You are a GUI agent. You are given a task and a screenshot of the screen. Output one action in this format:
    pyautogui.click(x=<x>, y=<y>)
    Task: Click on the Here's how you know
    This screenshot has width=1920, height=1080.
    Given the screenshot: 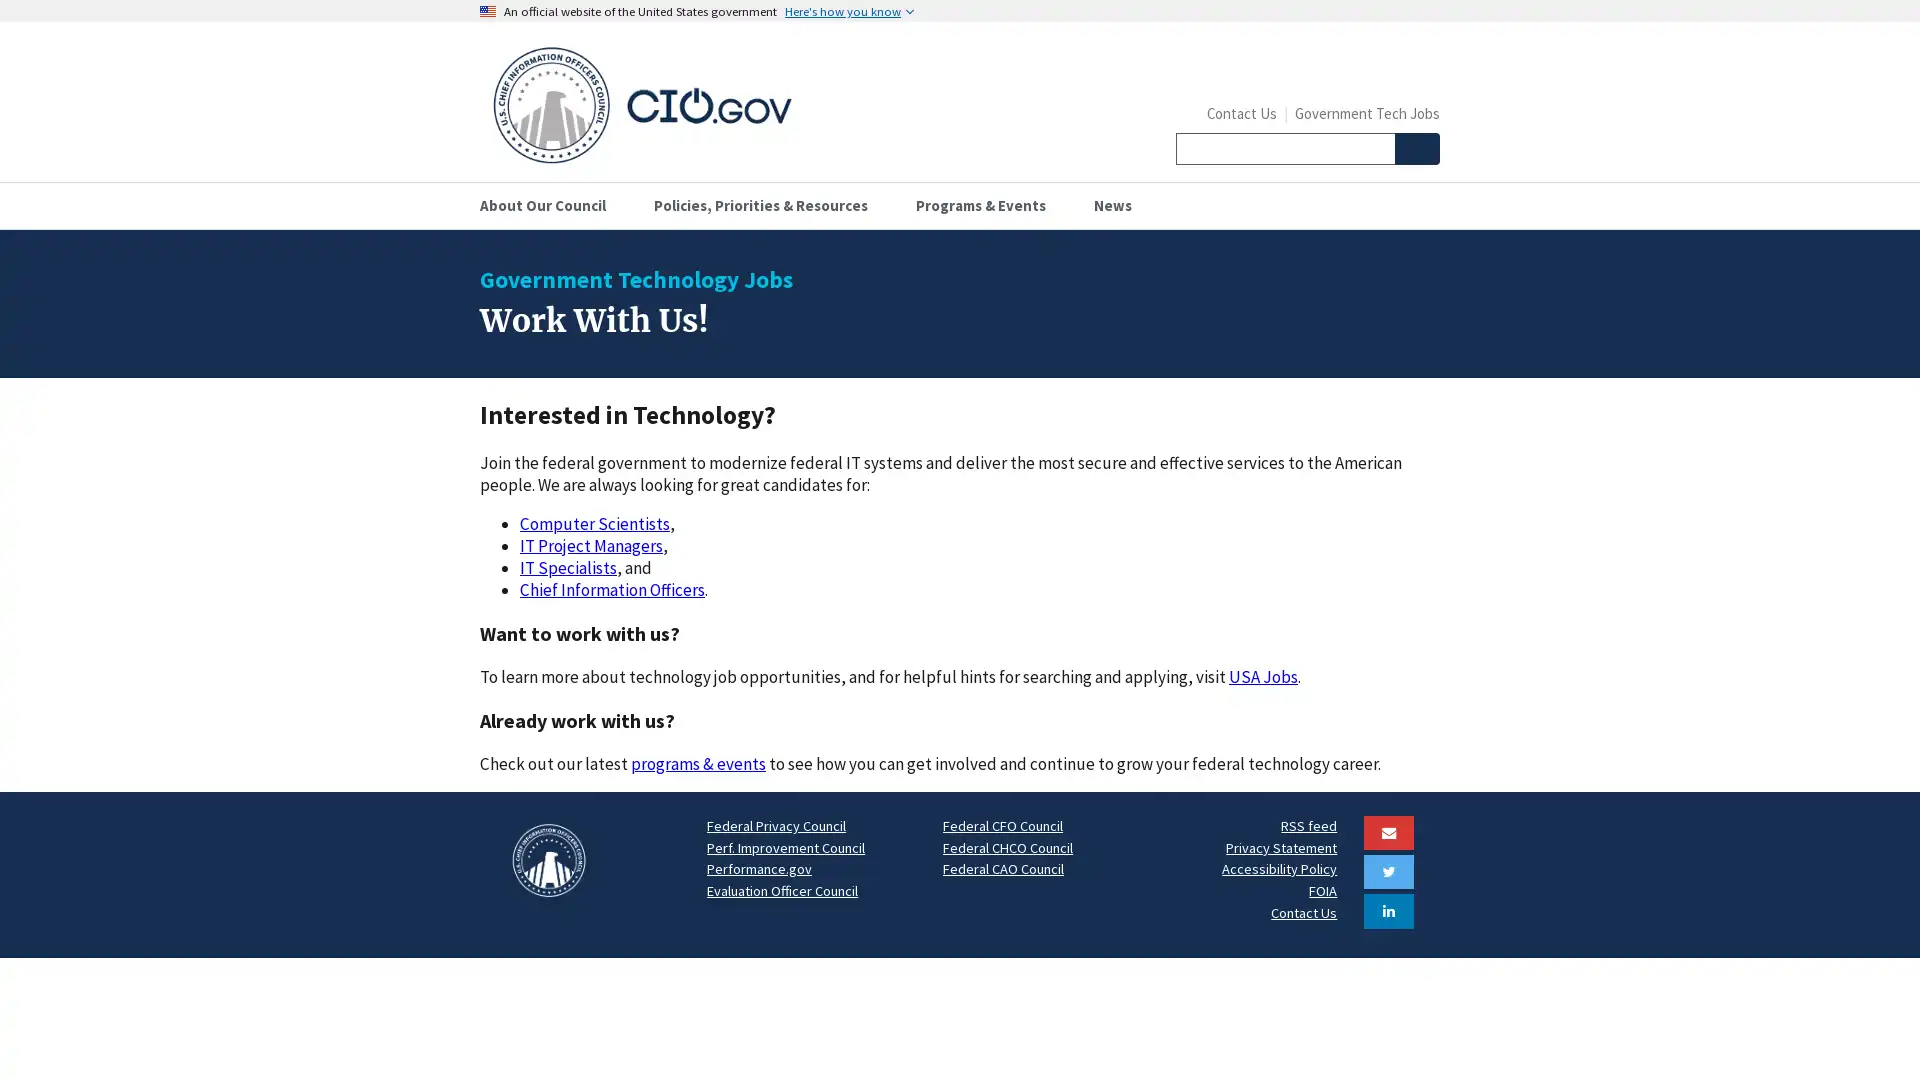 What is the action you would take?
    pyautogui.click(x=849, y=11)
    